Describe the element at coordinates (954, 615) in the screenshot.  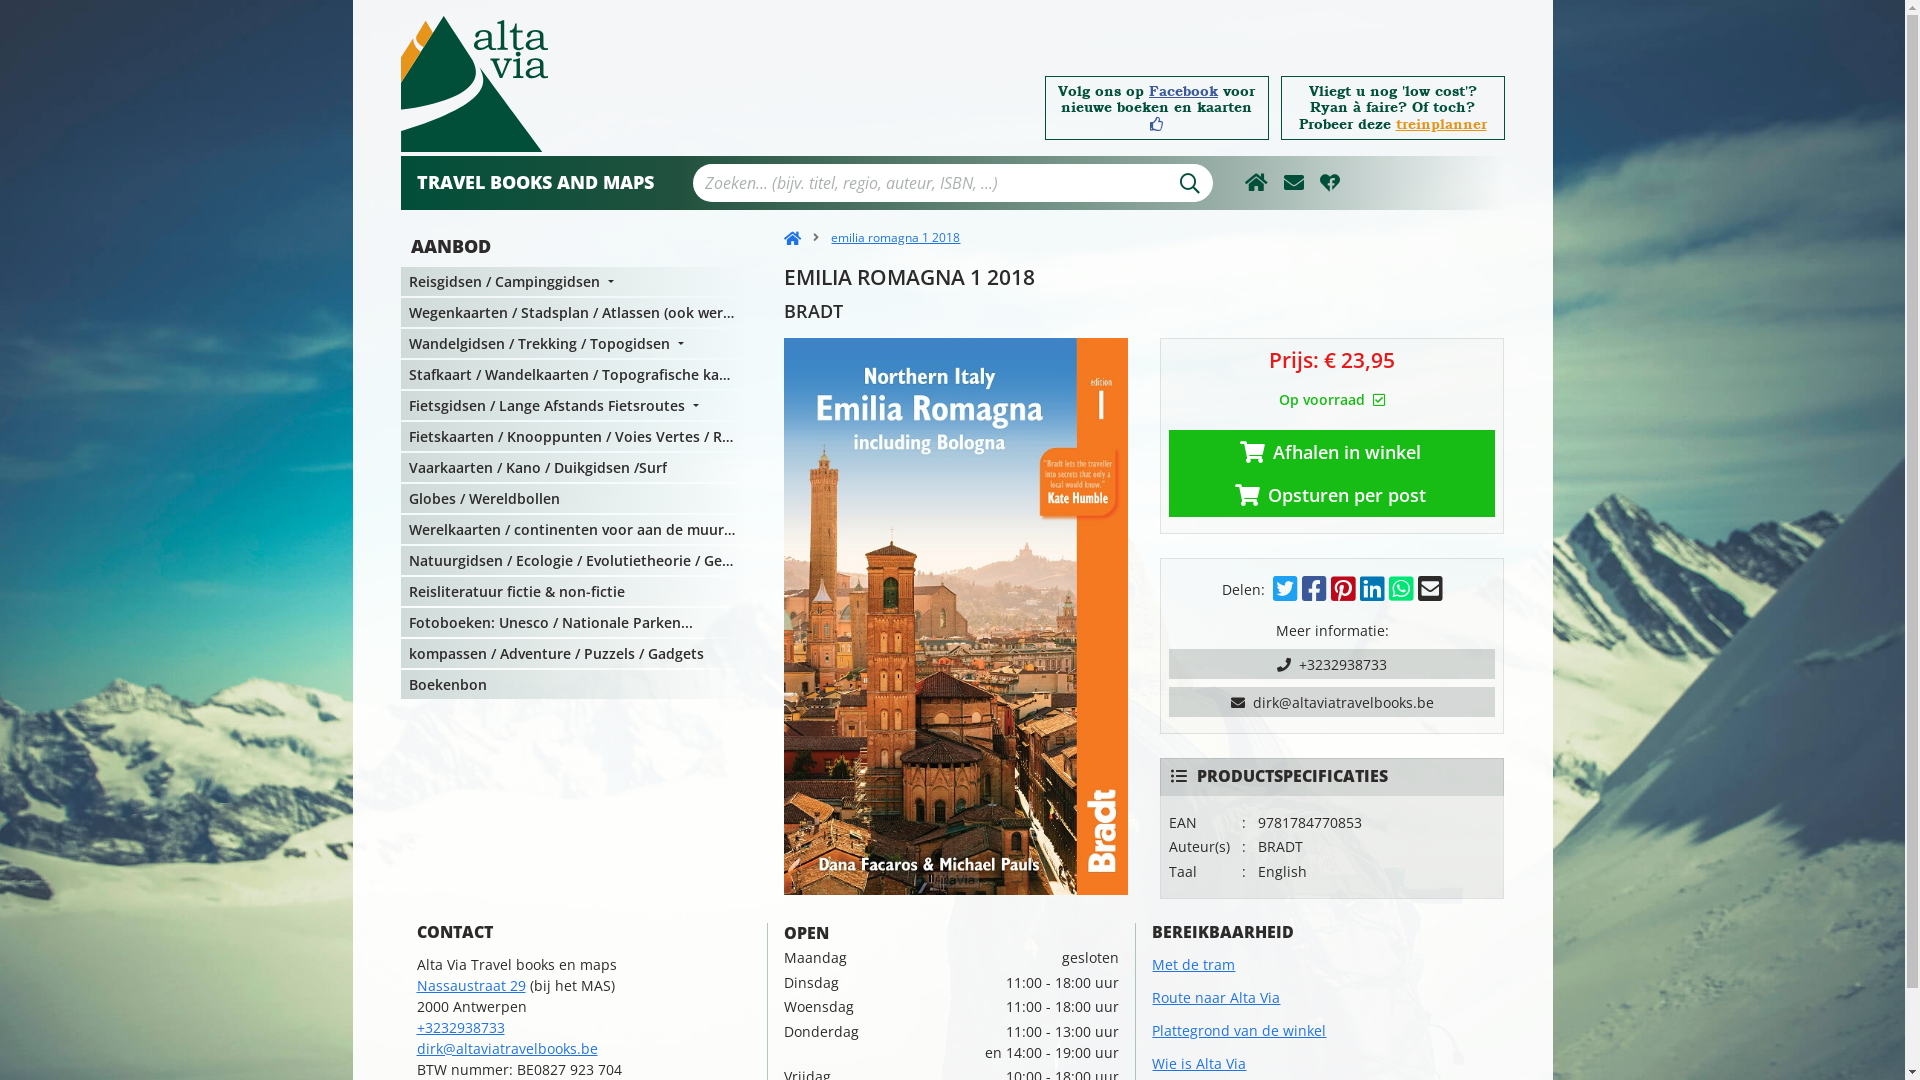
I see `'emilia romagna 1 2018'` at that location.